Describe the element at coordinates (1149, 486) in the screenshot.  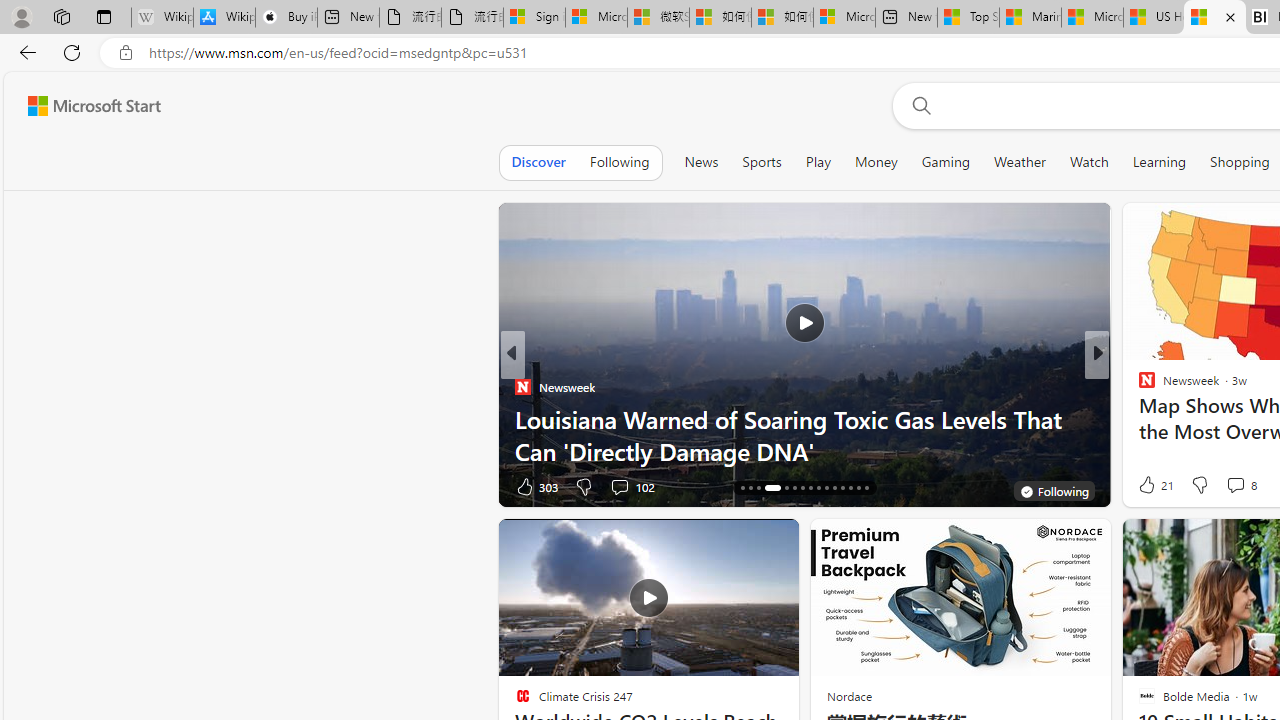
I see `'15 Like'` at that location.